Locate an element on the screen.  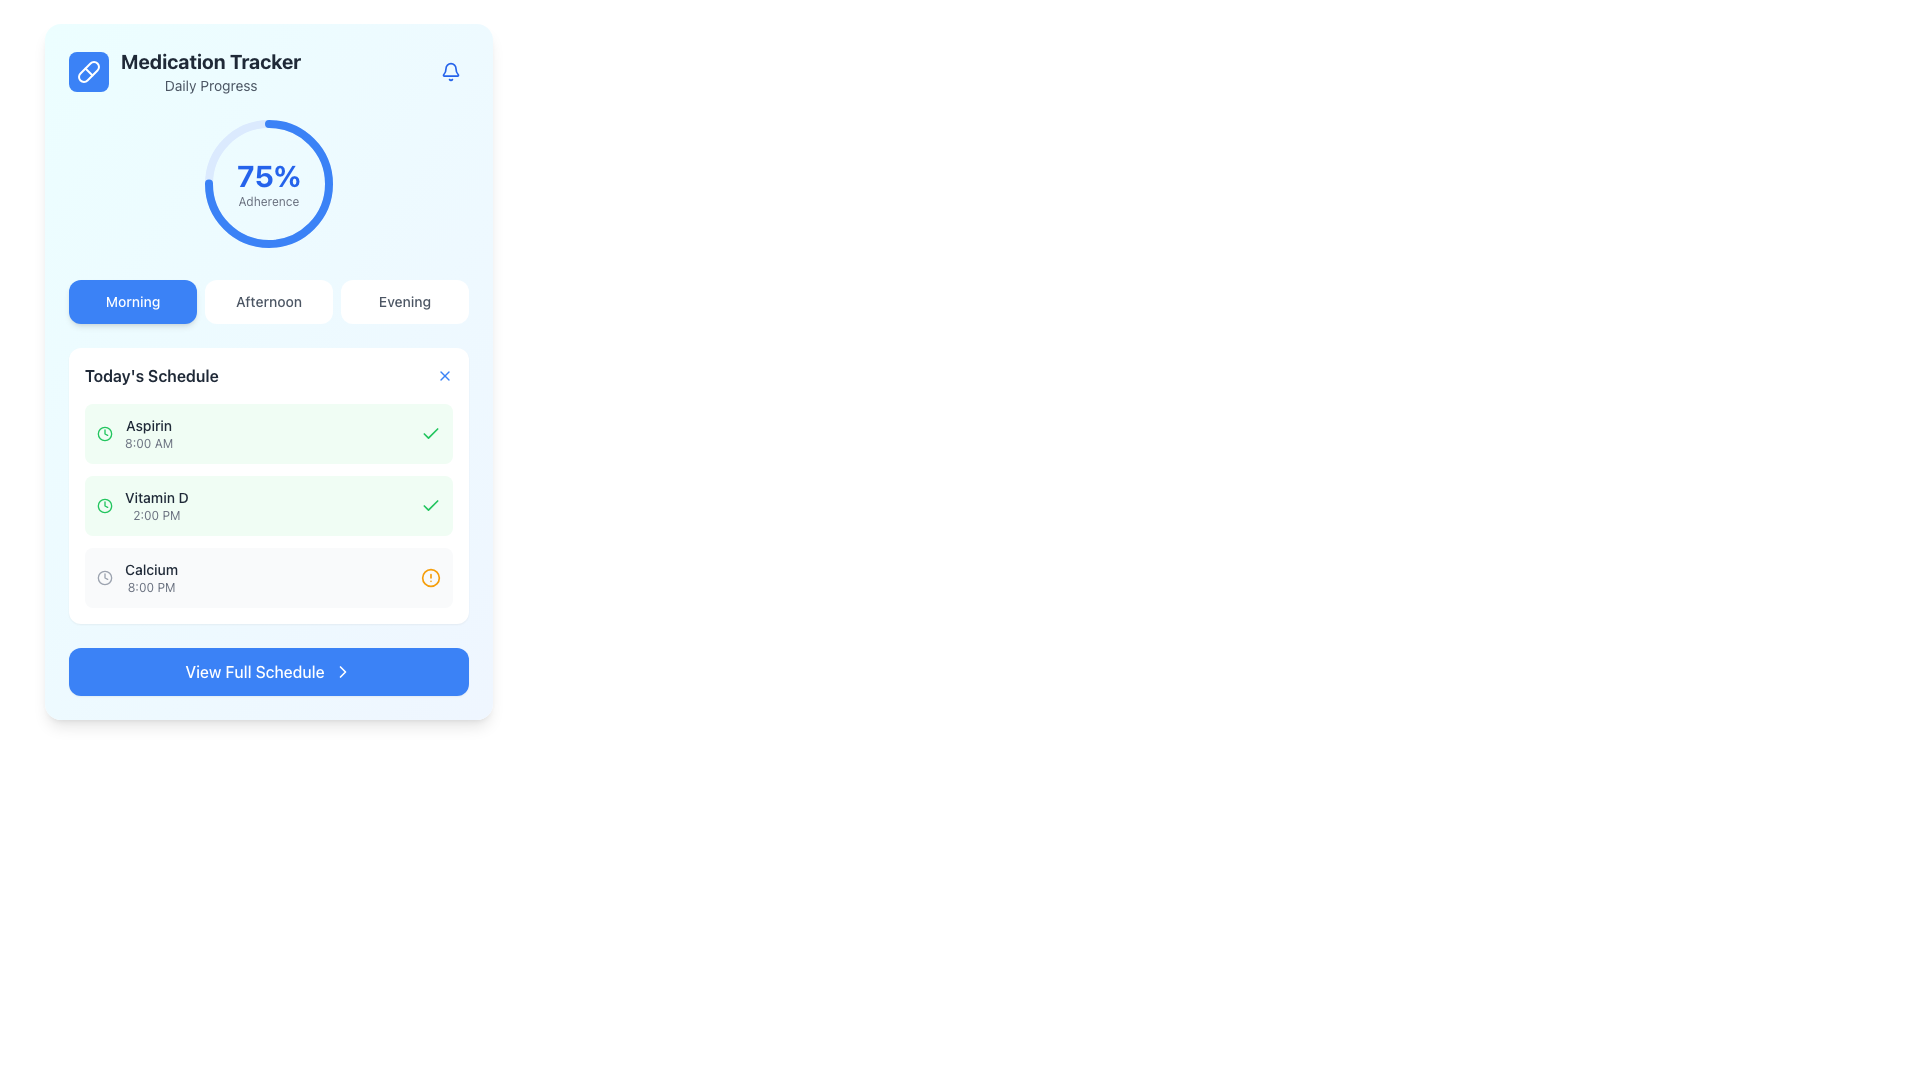
the first medication entry in the 'Today's Schedule' section is located at coordinates (267, 433).